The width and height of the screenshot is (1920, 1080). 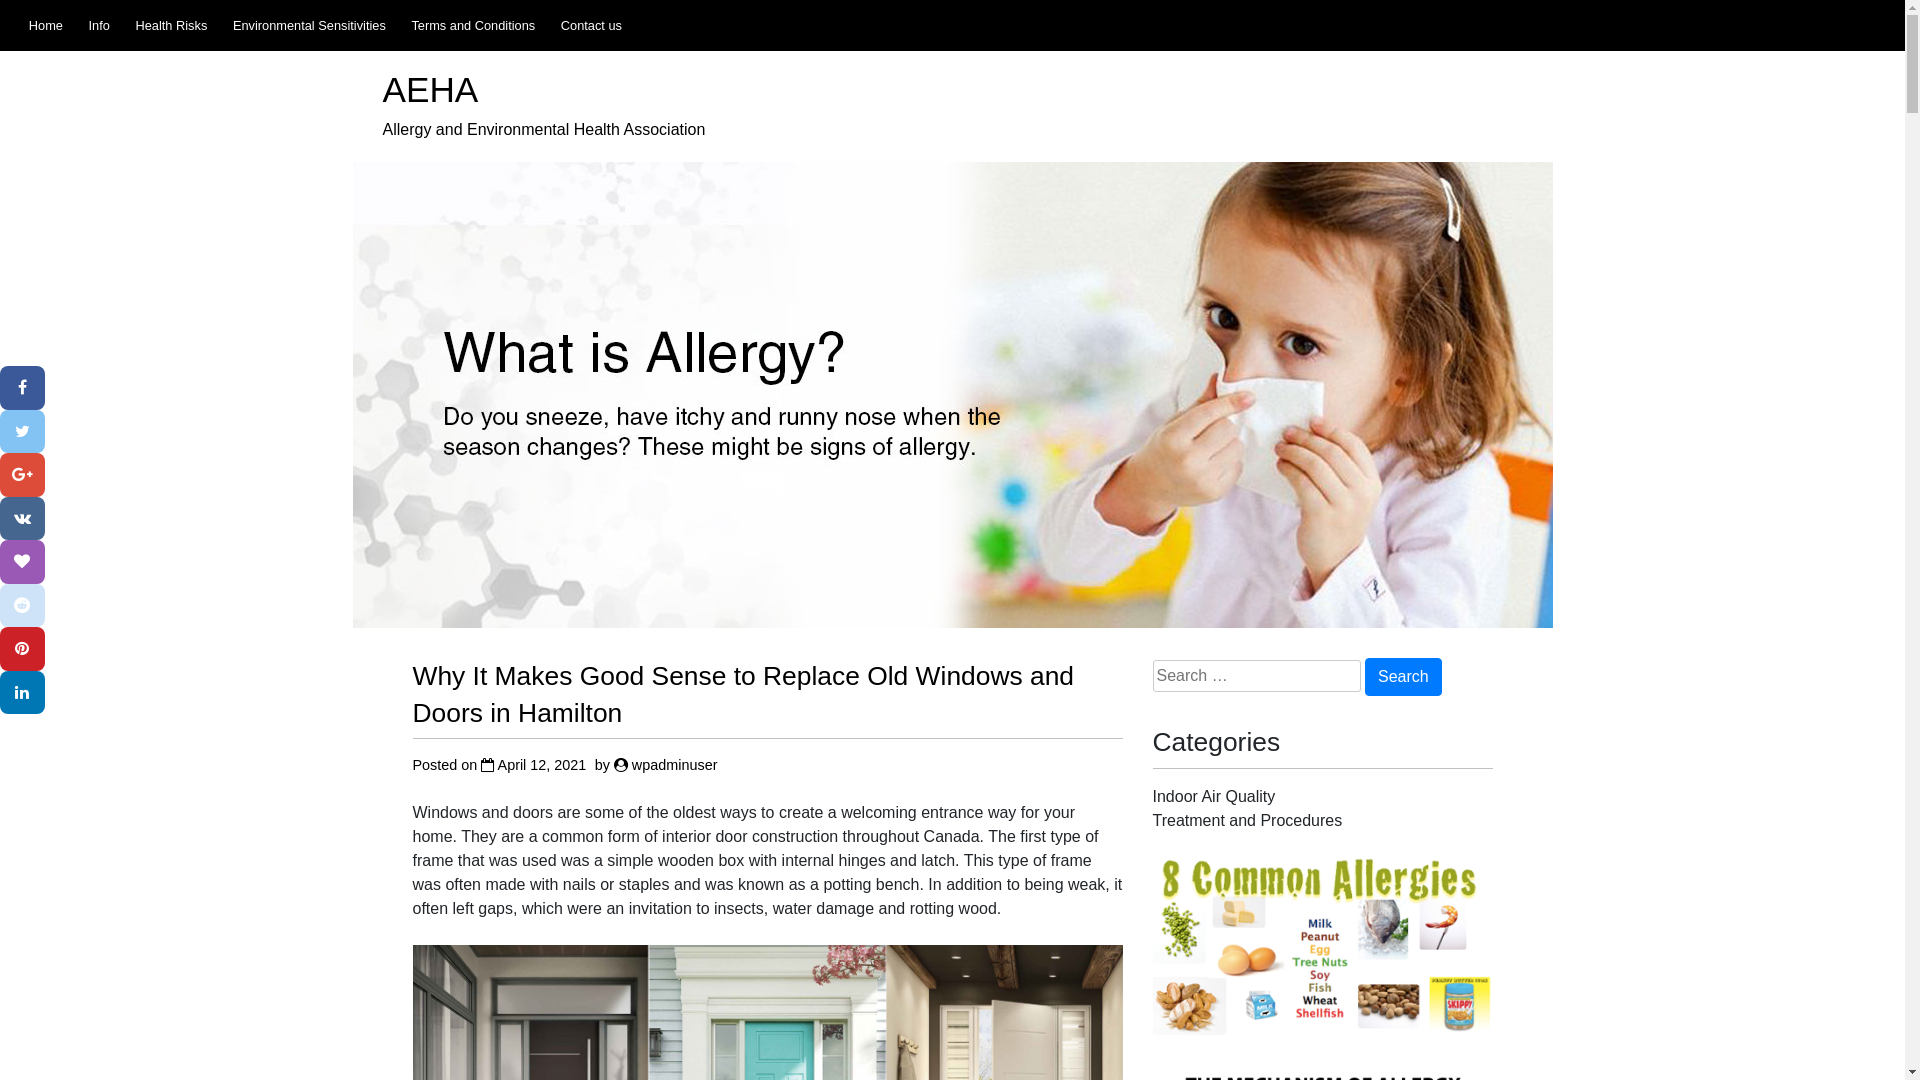 What do you see at coordinates (22, 518) in the screenshot?
I see `'VKontakte'` at bounding box center [22, 518].